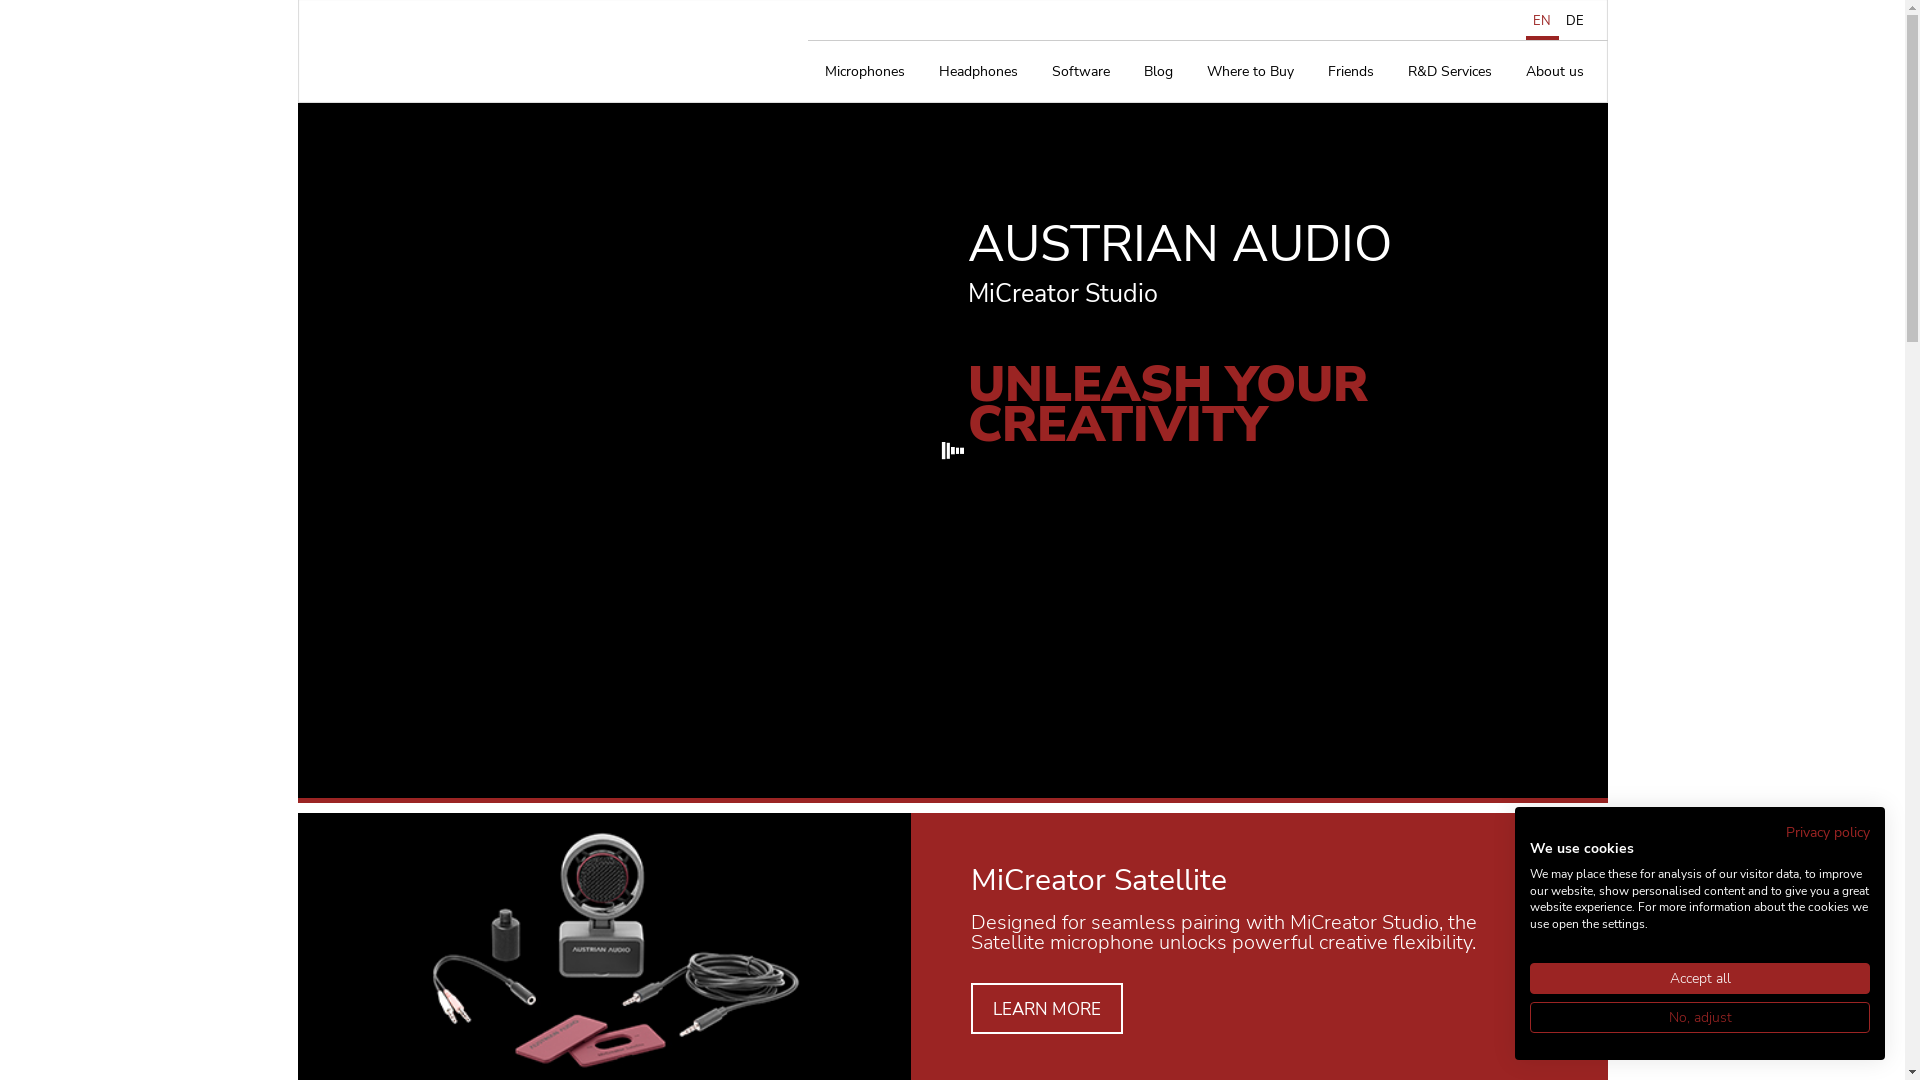  What do you see at coordinates (1525, 20) in the screenshot?
I see `'EN'` at bounding box center [1525, 20].